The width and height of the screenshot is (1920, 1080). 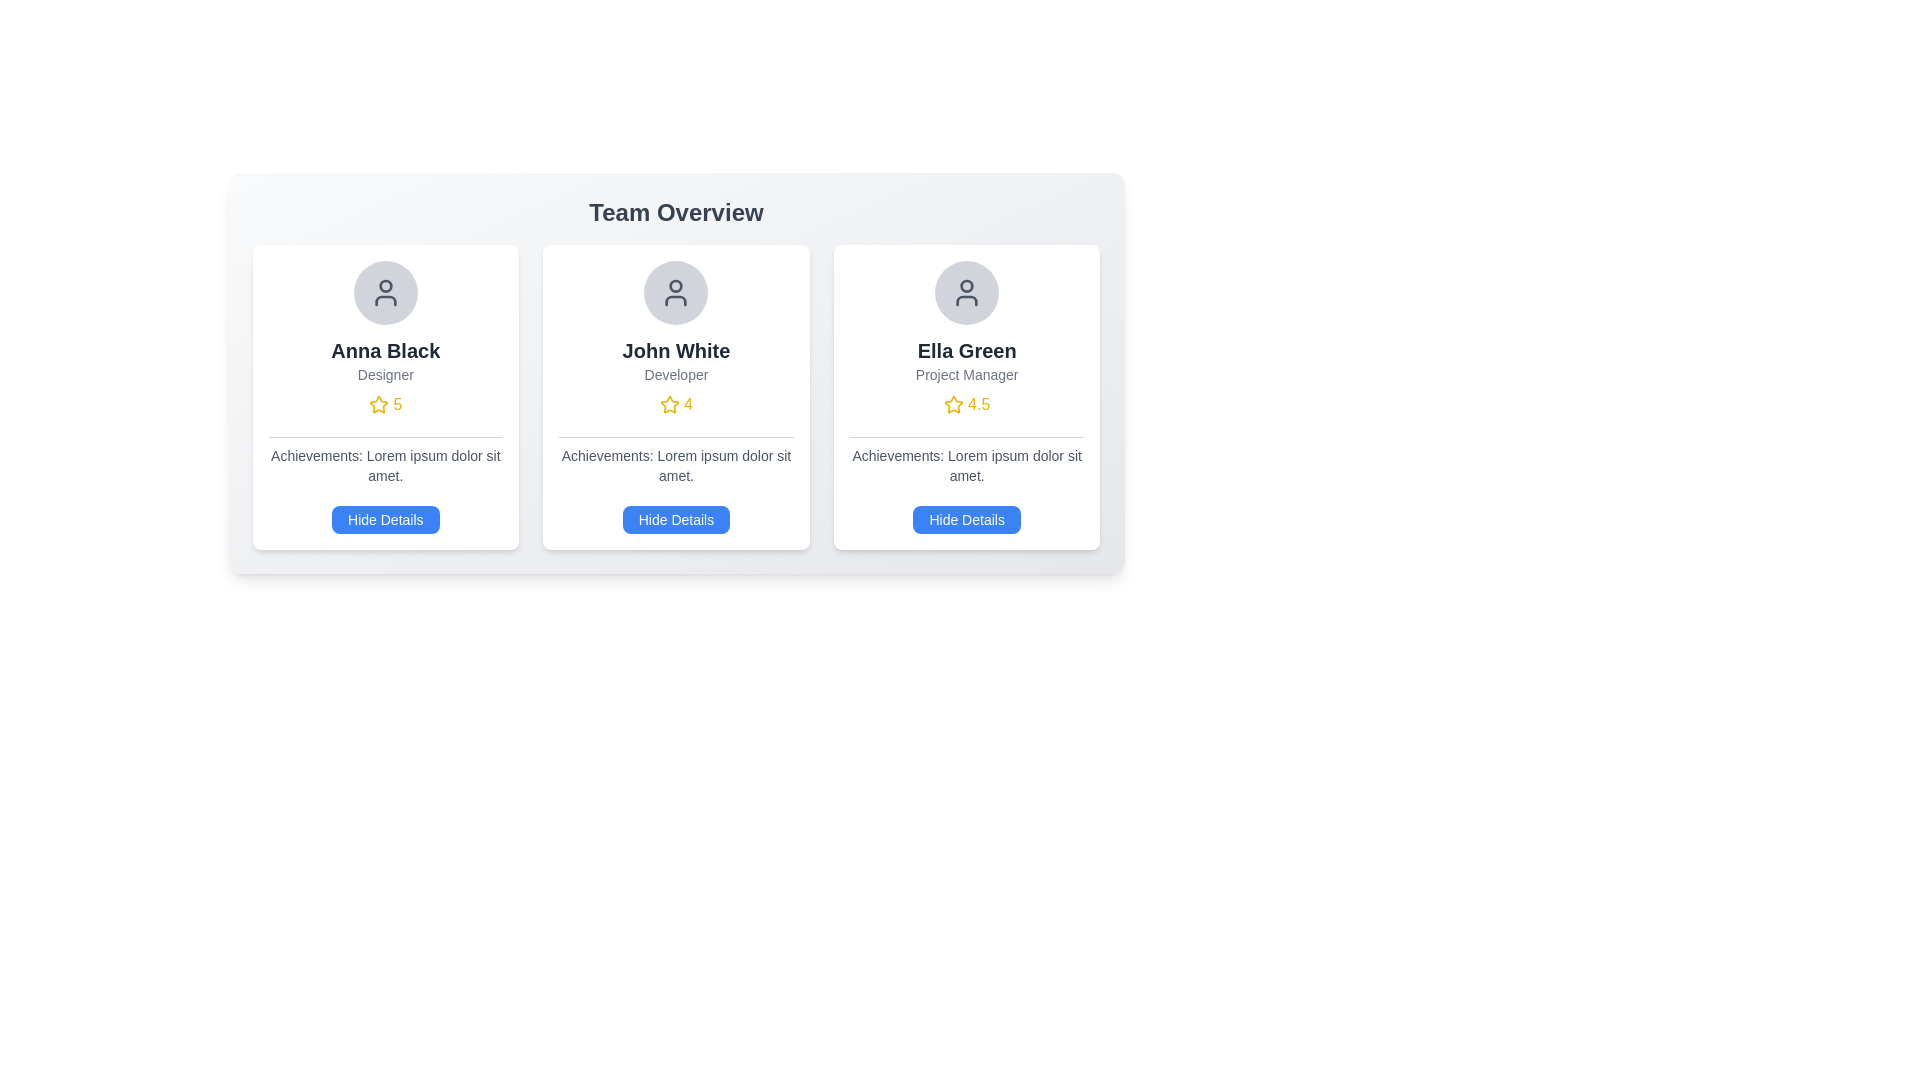 What do you see at coordinates (676, 293) in the screenshot?
I see `the circular gray avatar icon representing 'John White'` at bounding box center [676, 293].